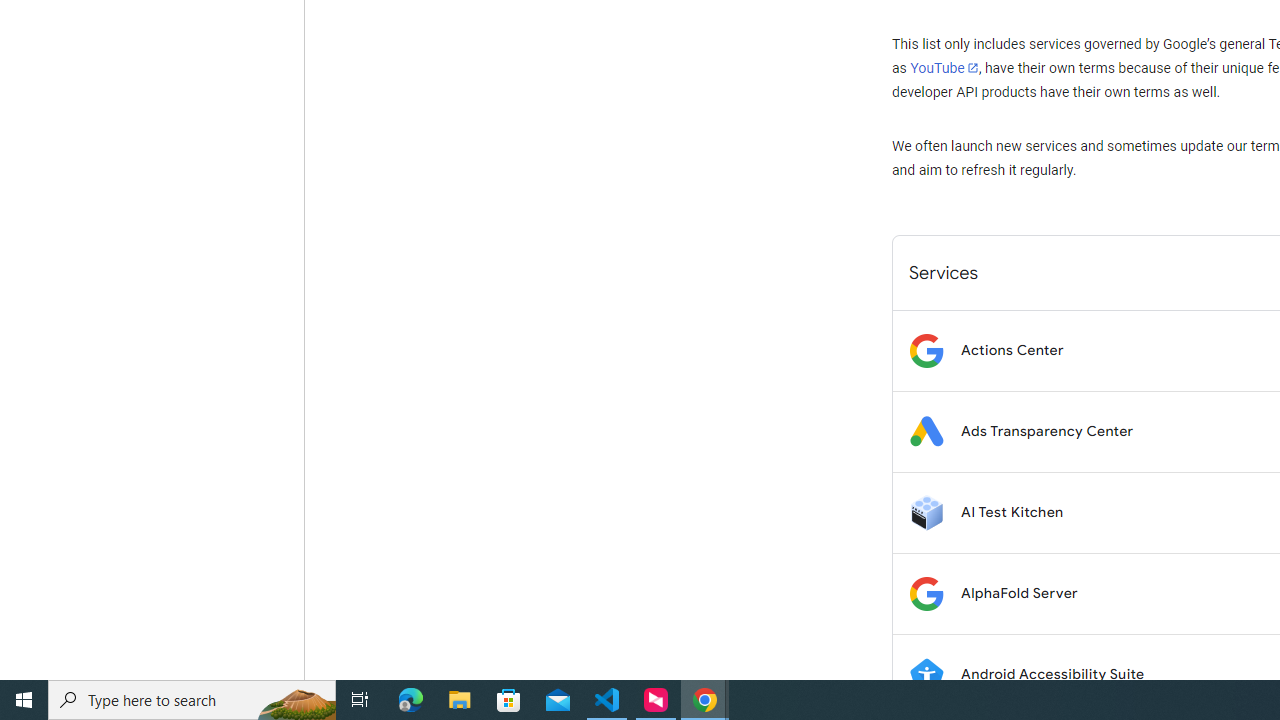 Image resolution: width=1280 pixels, height=720 pixels. What do you see at coordinates (925, 349) in the screenshot?
I see `'Logo for Actions Center'` at bounding box center [925, 349].